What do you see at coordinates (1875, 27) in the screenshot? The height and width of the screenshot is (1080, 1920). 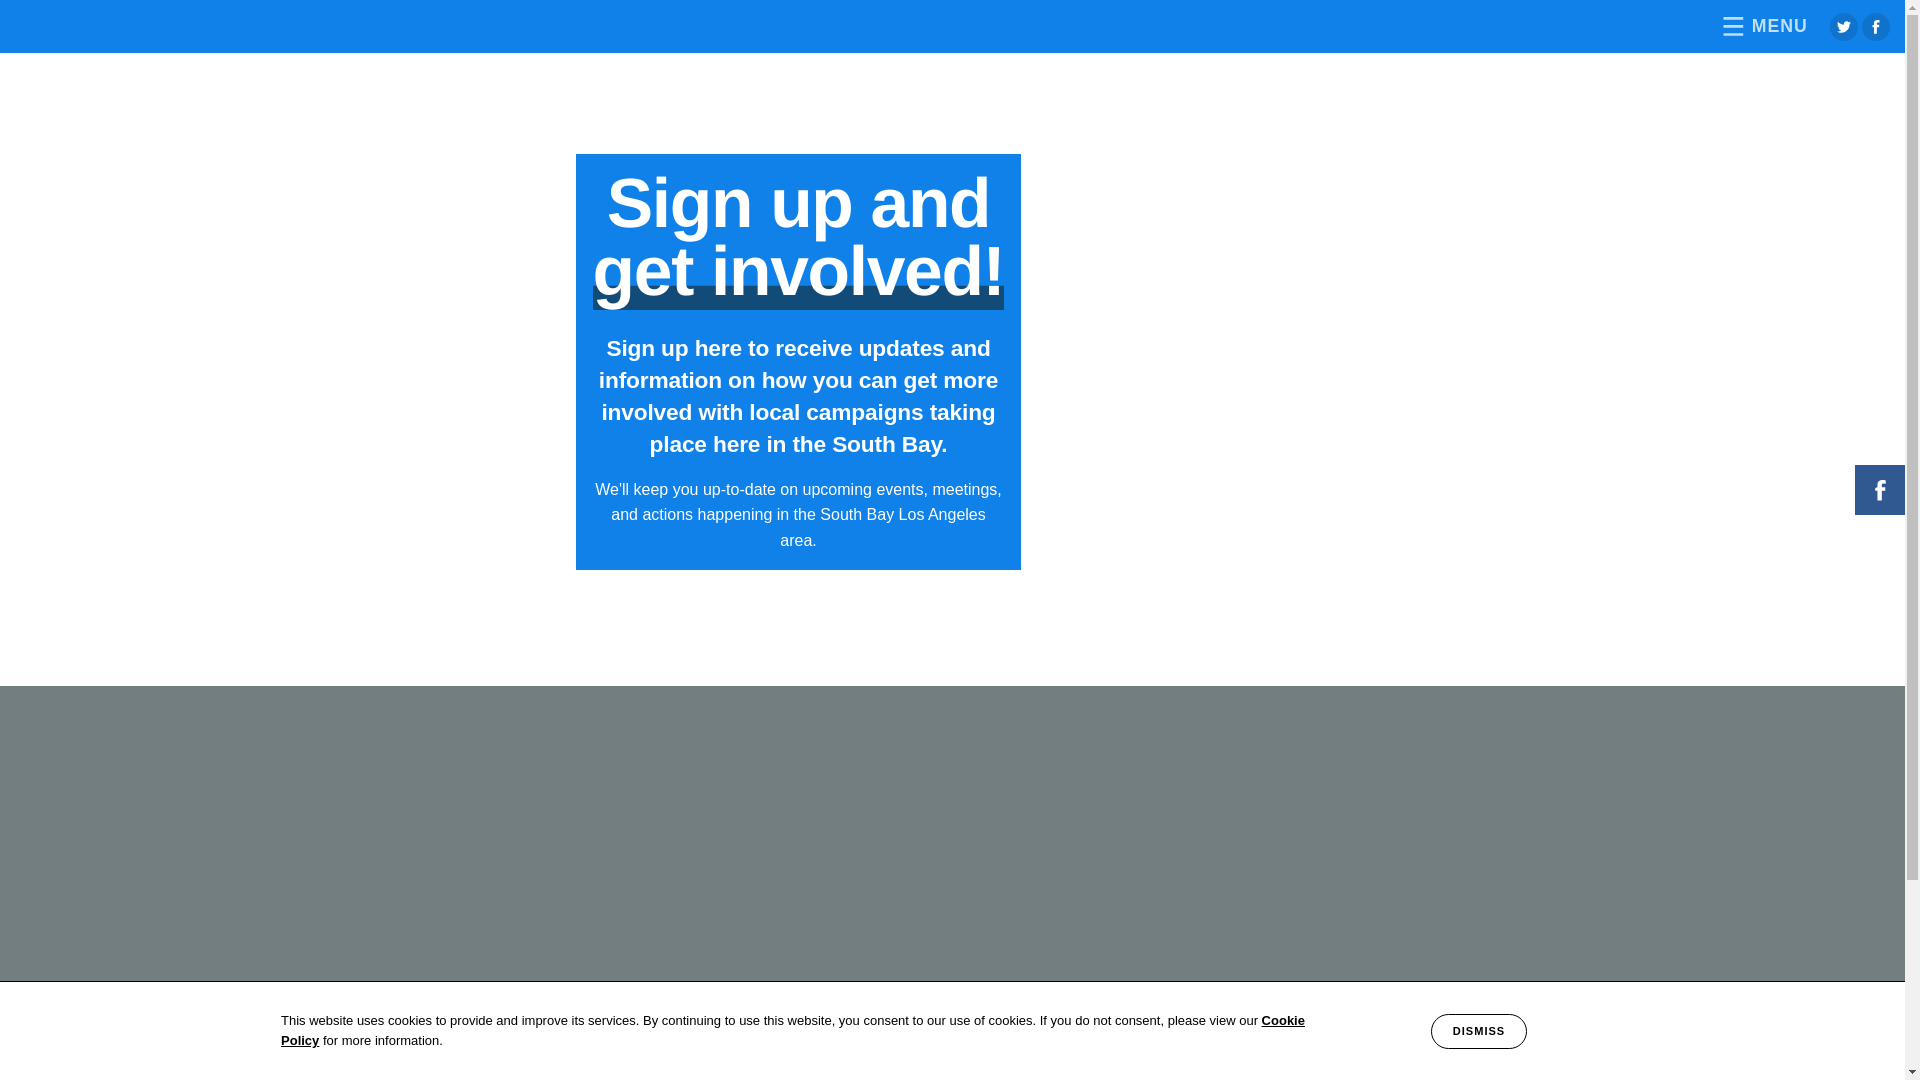 I see `'Facebook'` at bounding box center [1875, 27].